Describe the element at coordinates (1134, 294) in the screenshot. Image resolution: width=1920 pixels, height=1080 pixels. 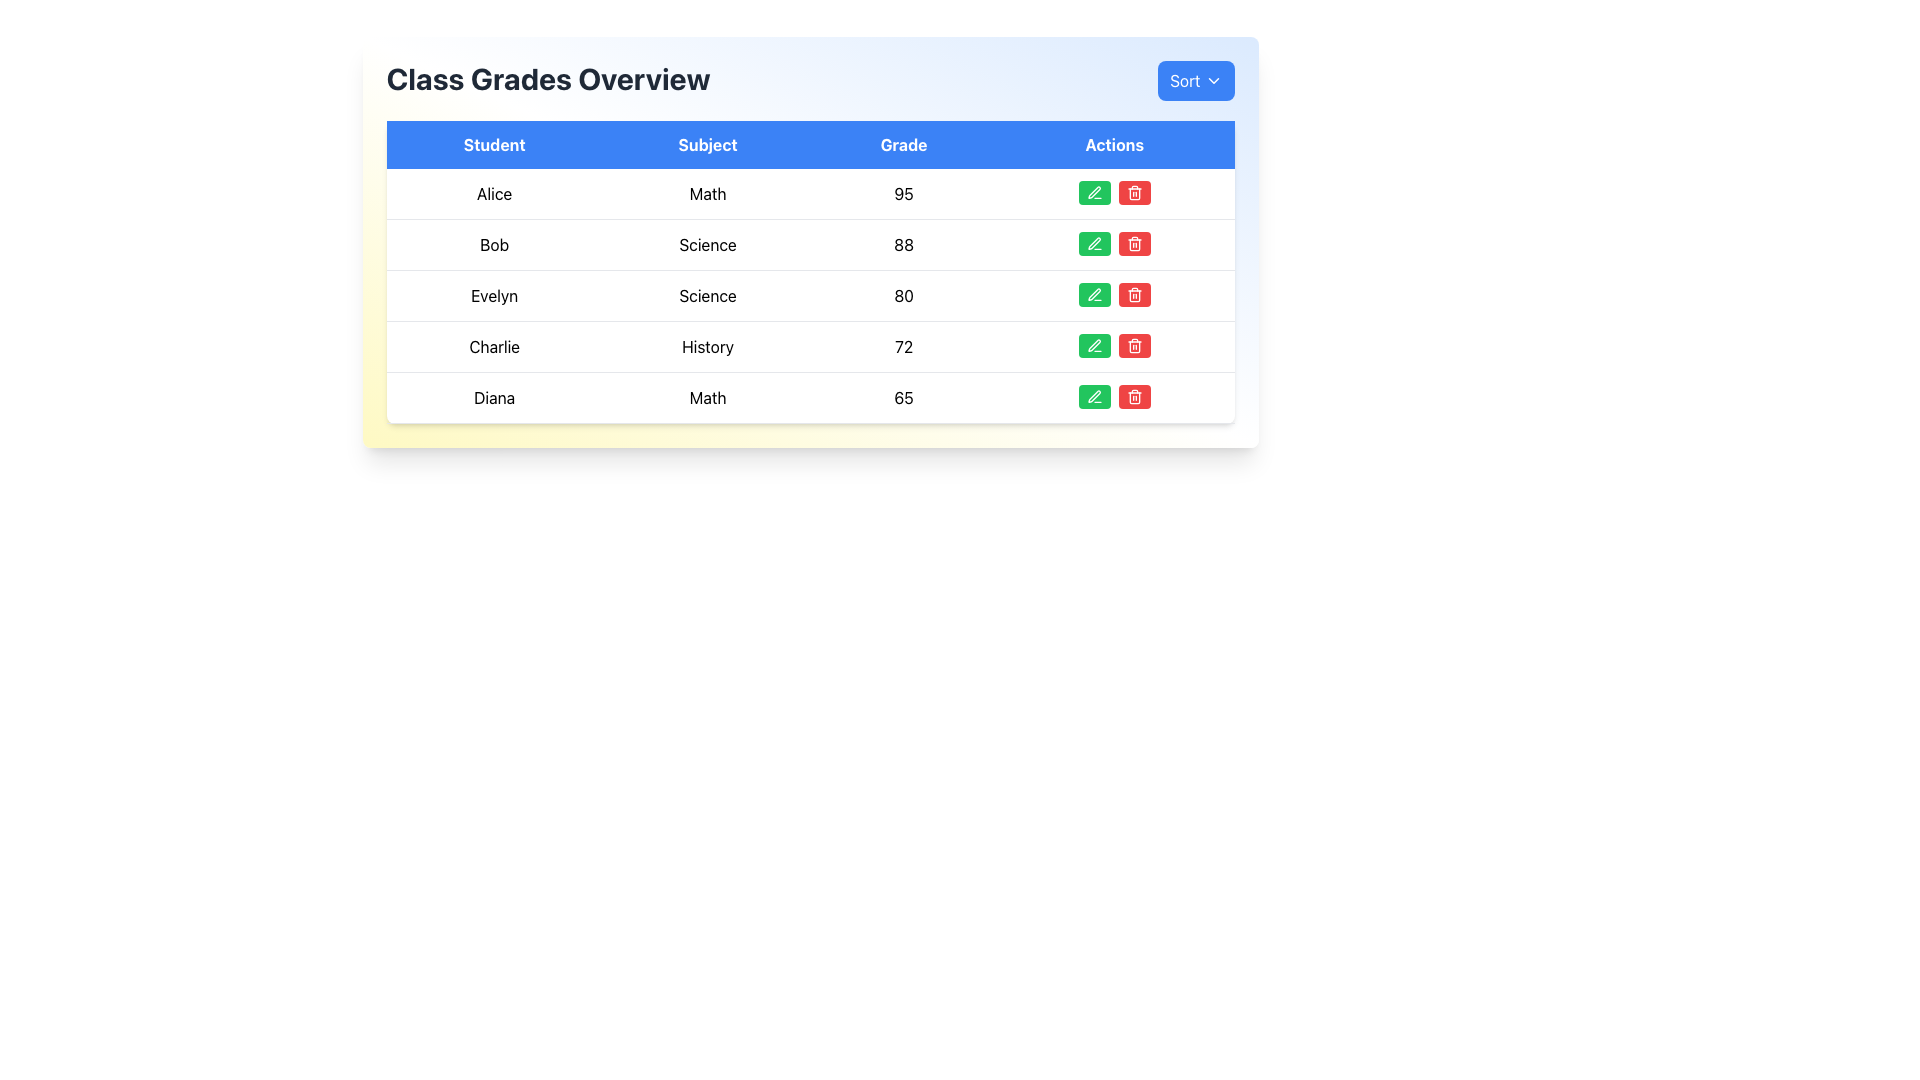
I see `the 'Delete' button represented by a trash can icon in the 'Actions' column of the fourth row of the table` at that location.